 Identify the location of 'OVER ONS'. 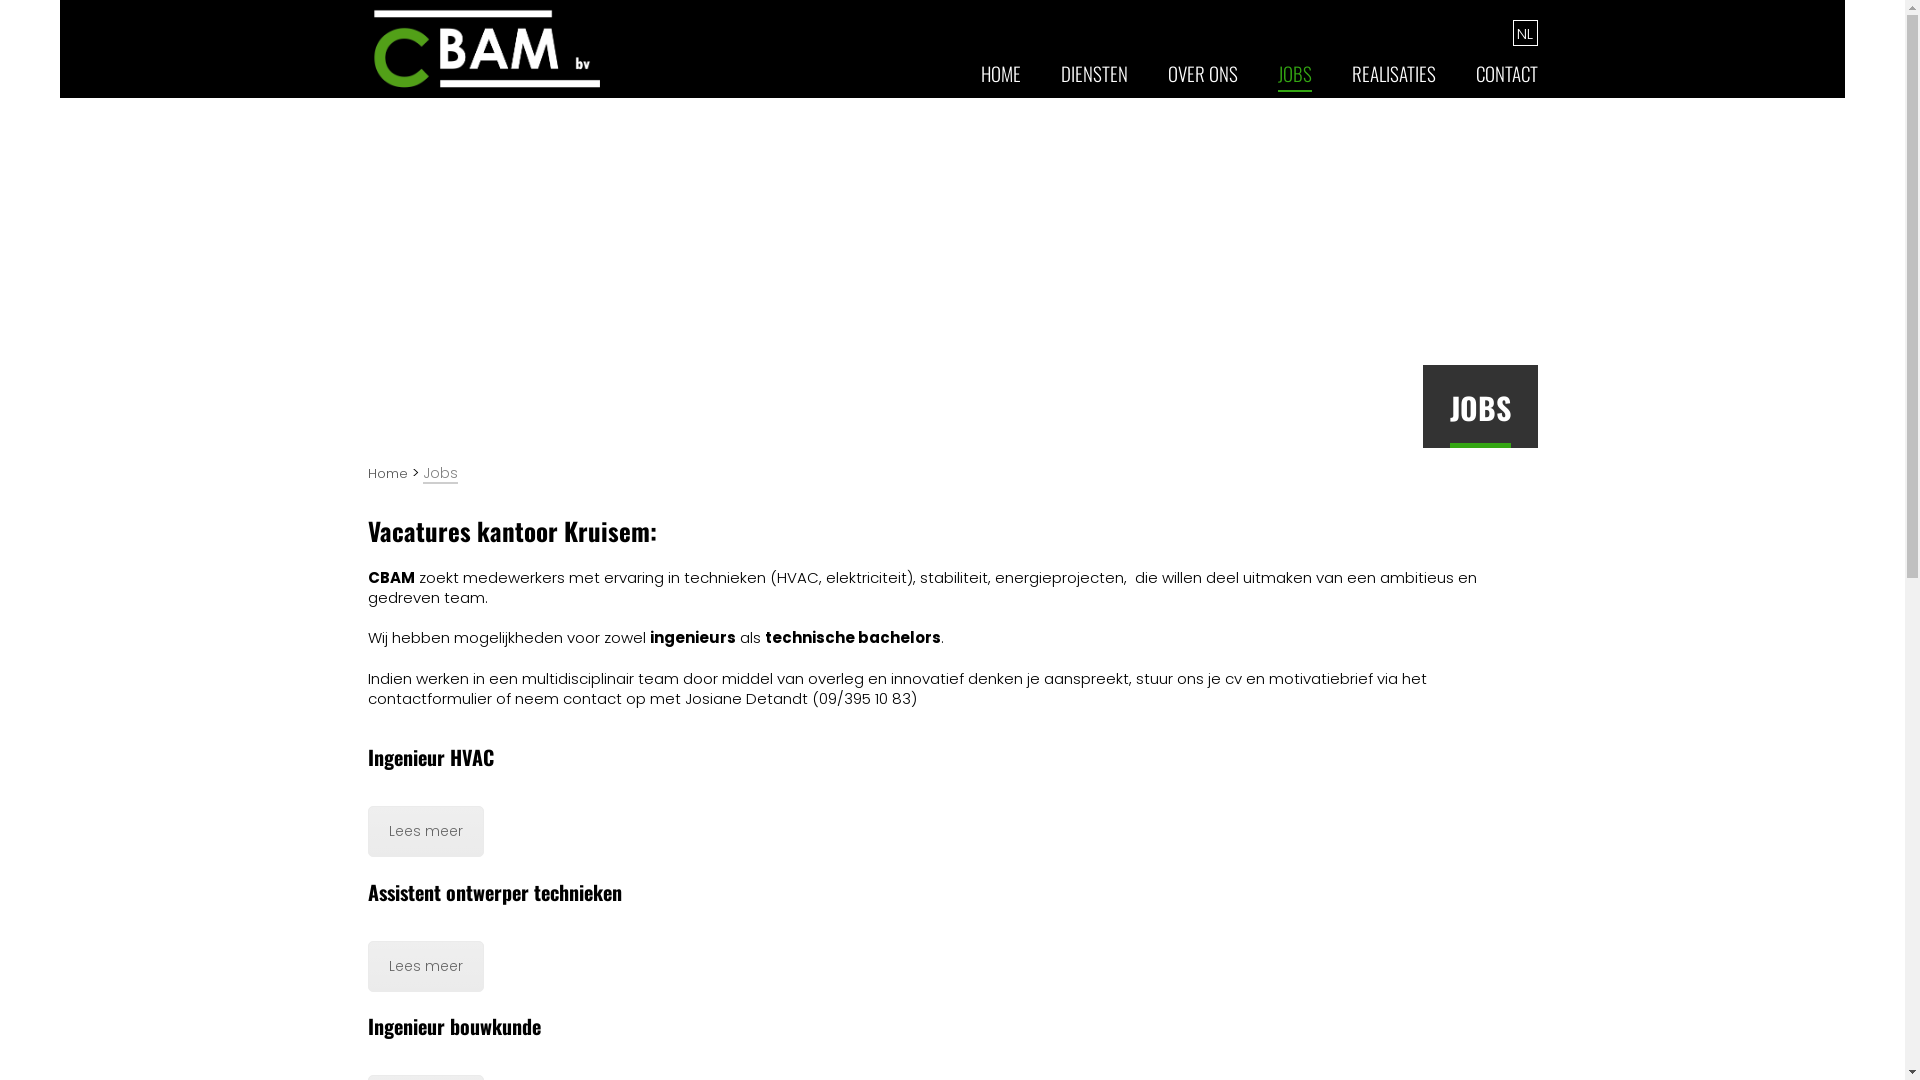
(1202, 80).